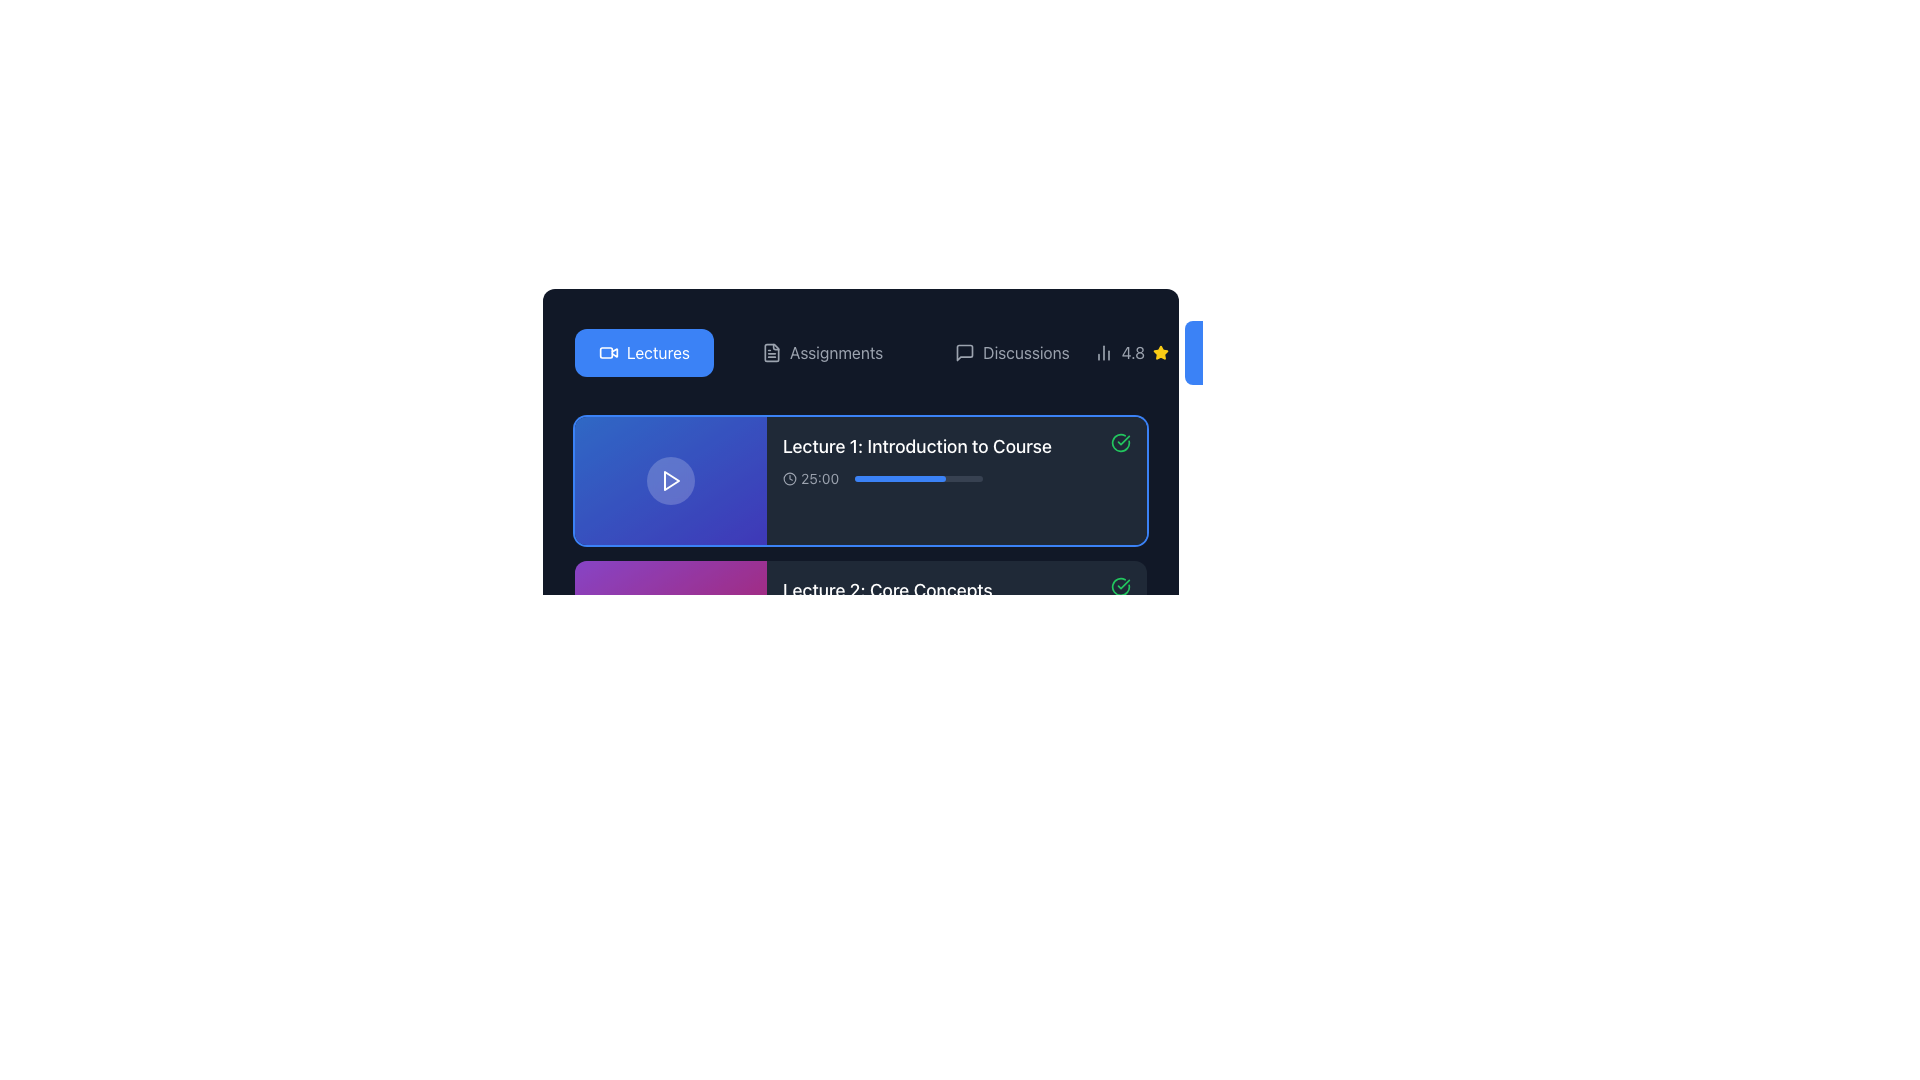  I want to click on the Progress bar segment, so click(899, 478).